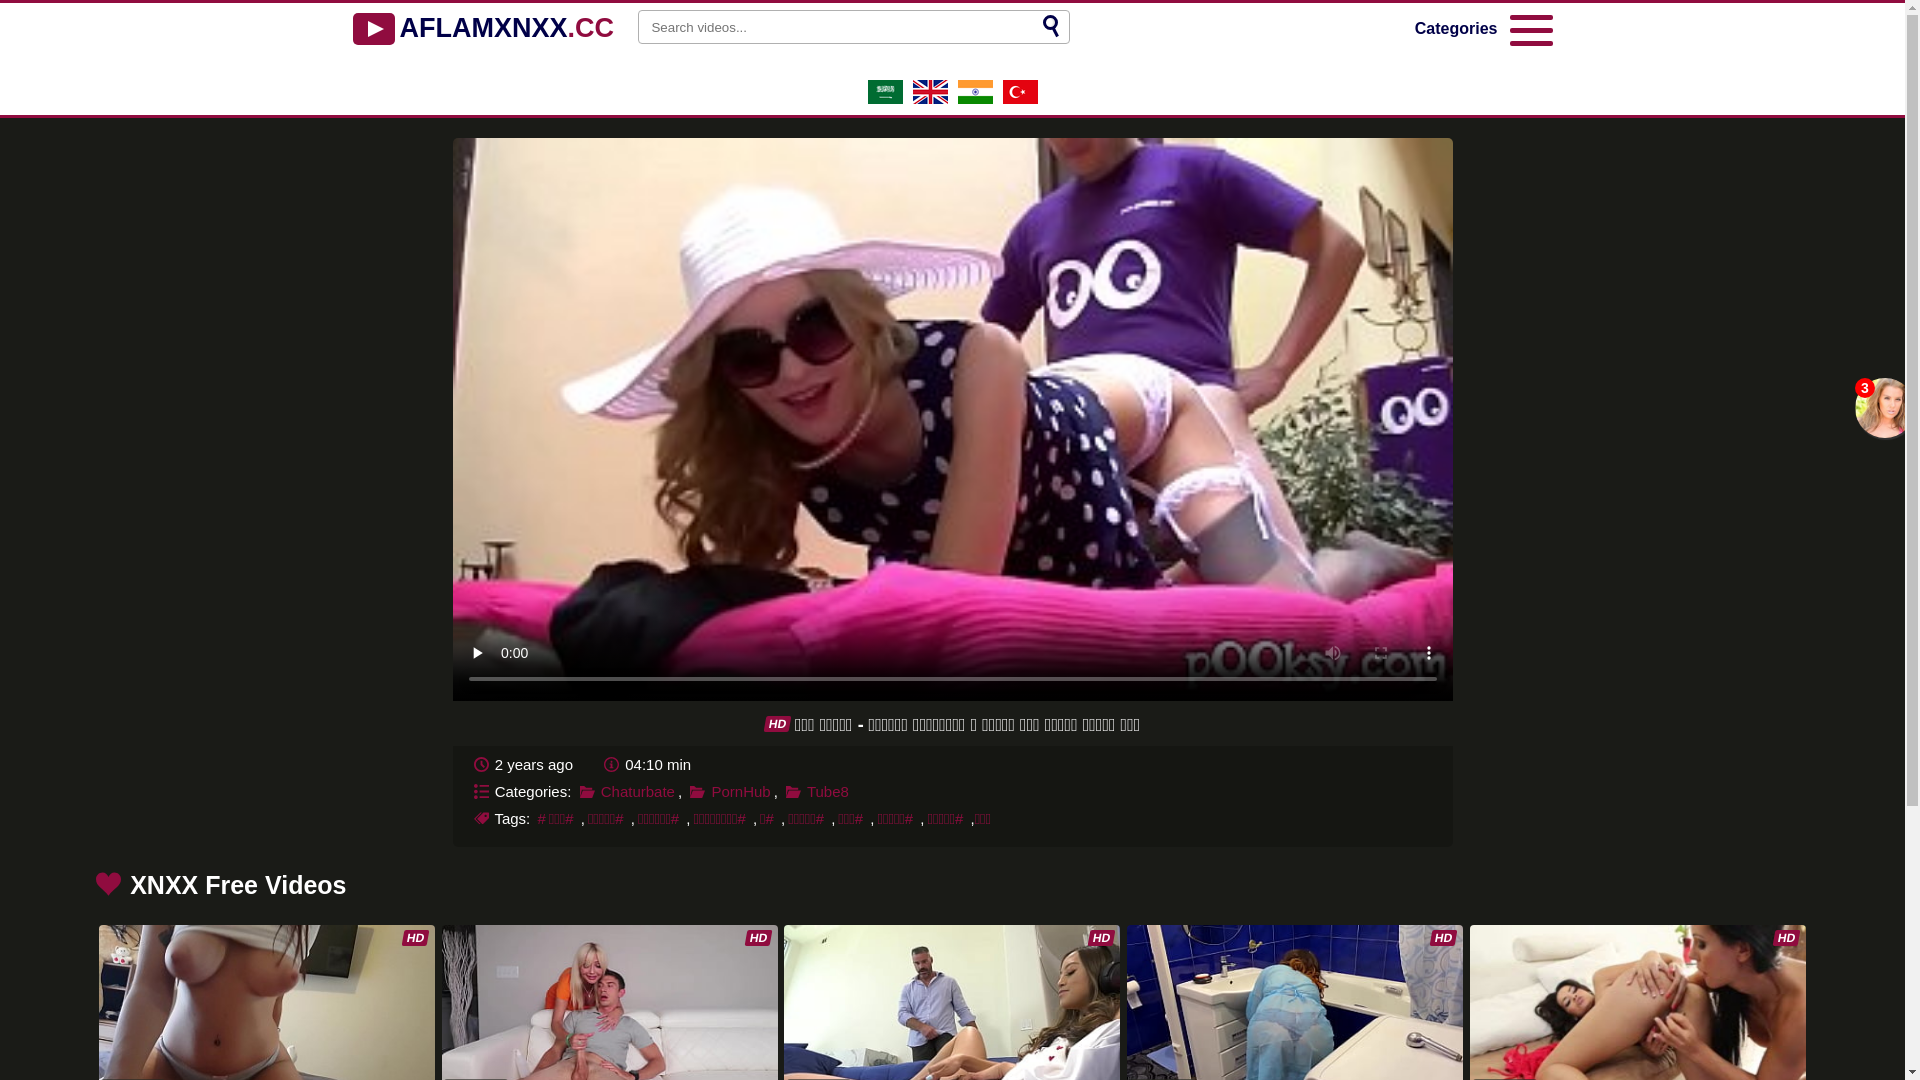 Image resolution: width=1920 pixels, height=1080 pixels. Describe the element at coordinates (1002, 98) in the screenshot. I see `'TR'` at that location.